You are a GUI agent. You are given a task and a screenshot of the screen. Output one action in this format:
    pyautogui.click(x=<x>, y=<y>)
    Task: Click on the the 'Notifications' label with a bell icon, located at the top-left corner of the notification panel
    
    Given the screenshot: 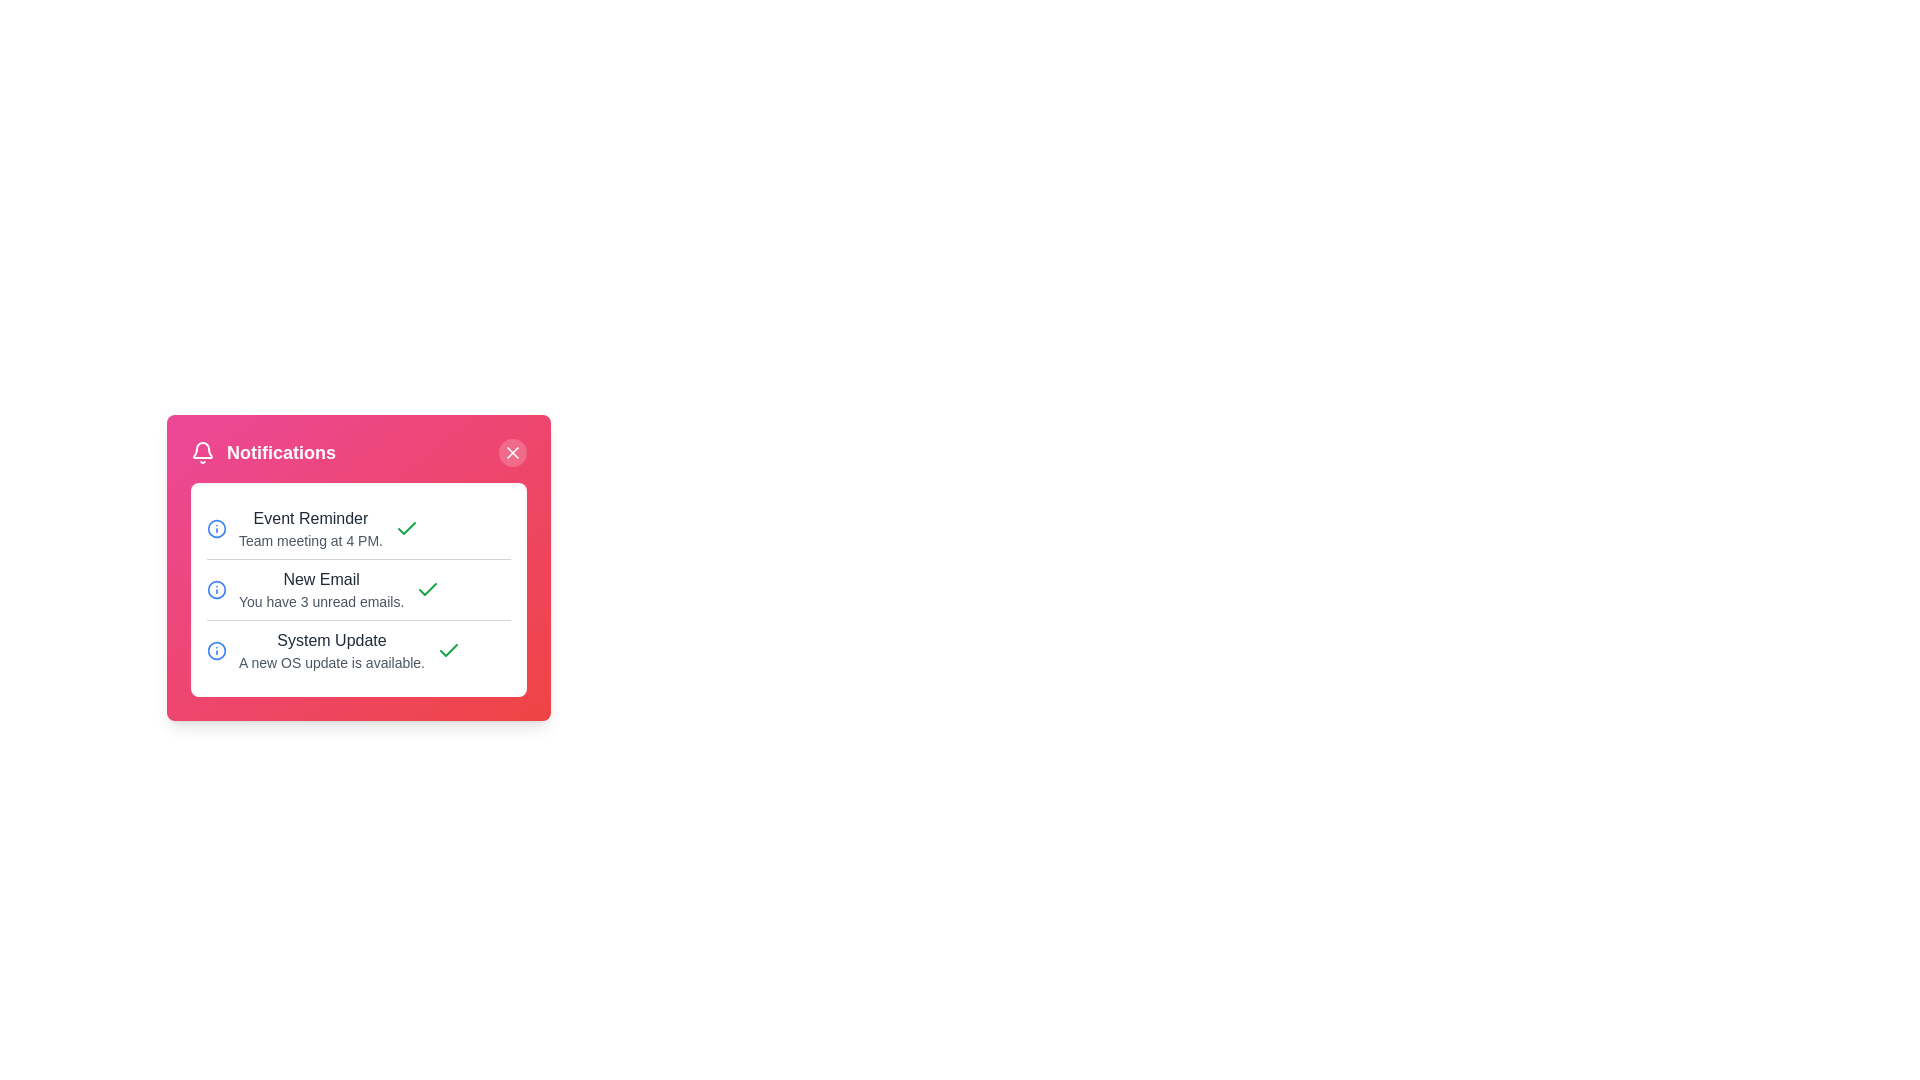 What is the action you would take?
    pyautogui.click(x=262, y=452)
    